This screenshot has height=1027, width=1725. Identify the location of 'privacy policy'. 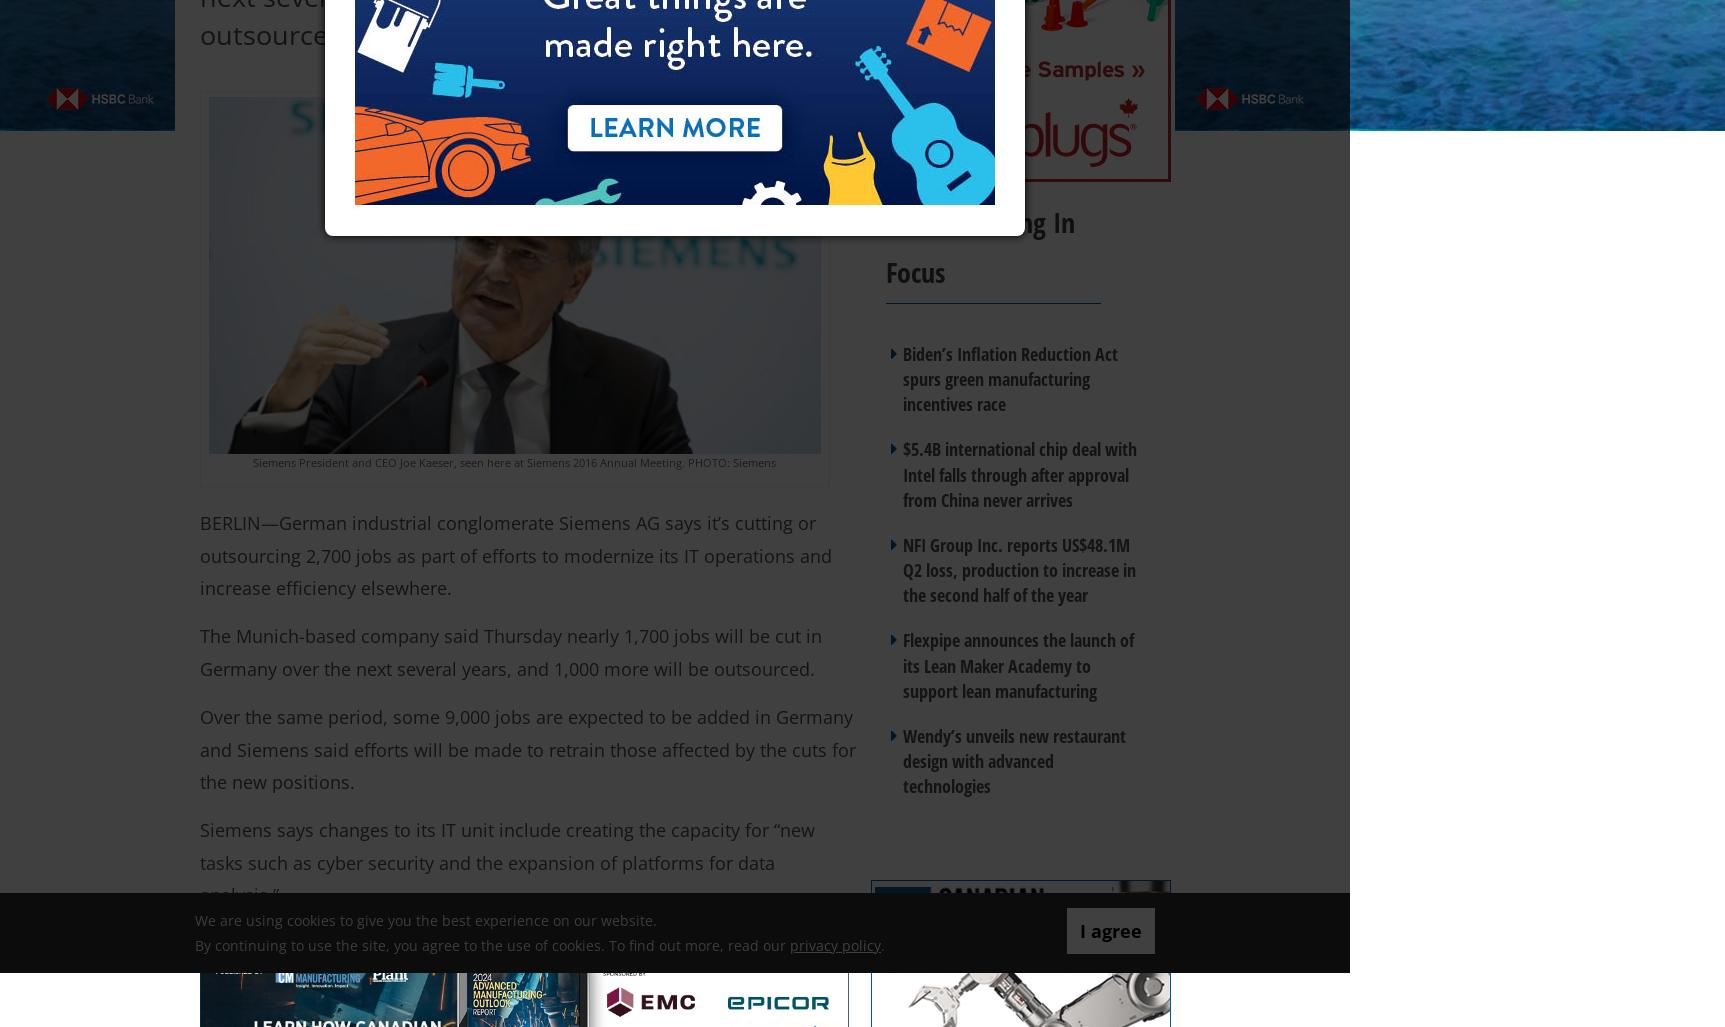
(835, 944).